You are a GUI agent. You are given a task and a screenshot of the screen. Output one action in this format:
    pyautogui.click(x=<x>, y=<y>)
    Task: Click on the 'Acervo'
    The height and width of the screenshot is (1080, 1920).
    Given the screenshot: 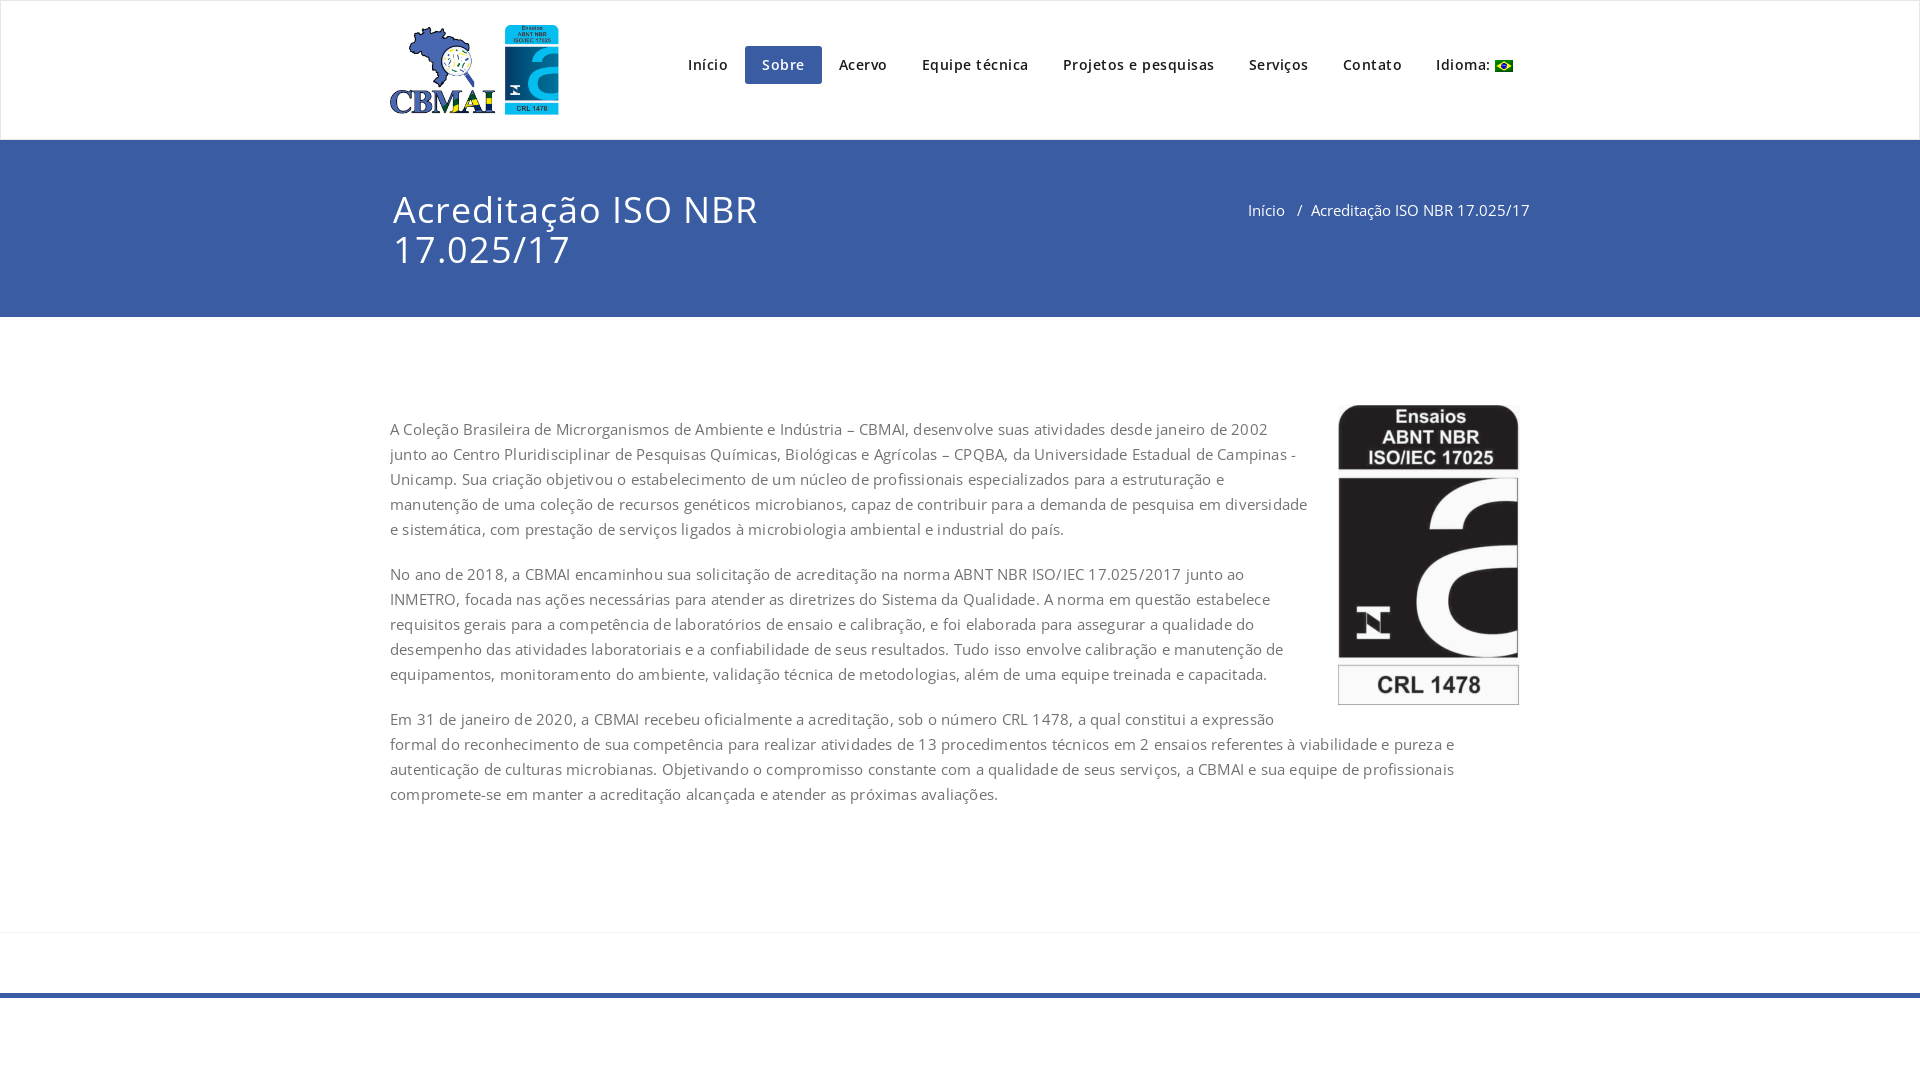 What is the action you would take?
    pyautogui.click(x=863, y=64)
    